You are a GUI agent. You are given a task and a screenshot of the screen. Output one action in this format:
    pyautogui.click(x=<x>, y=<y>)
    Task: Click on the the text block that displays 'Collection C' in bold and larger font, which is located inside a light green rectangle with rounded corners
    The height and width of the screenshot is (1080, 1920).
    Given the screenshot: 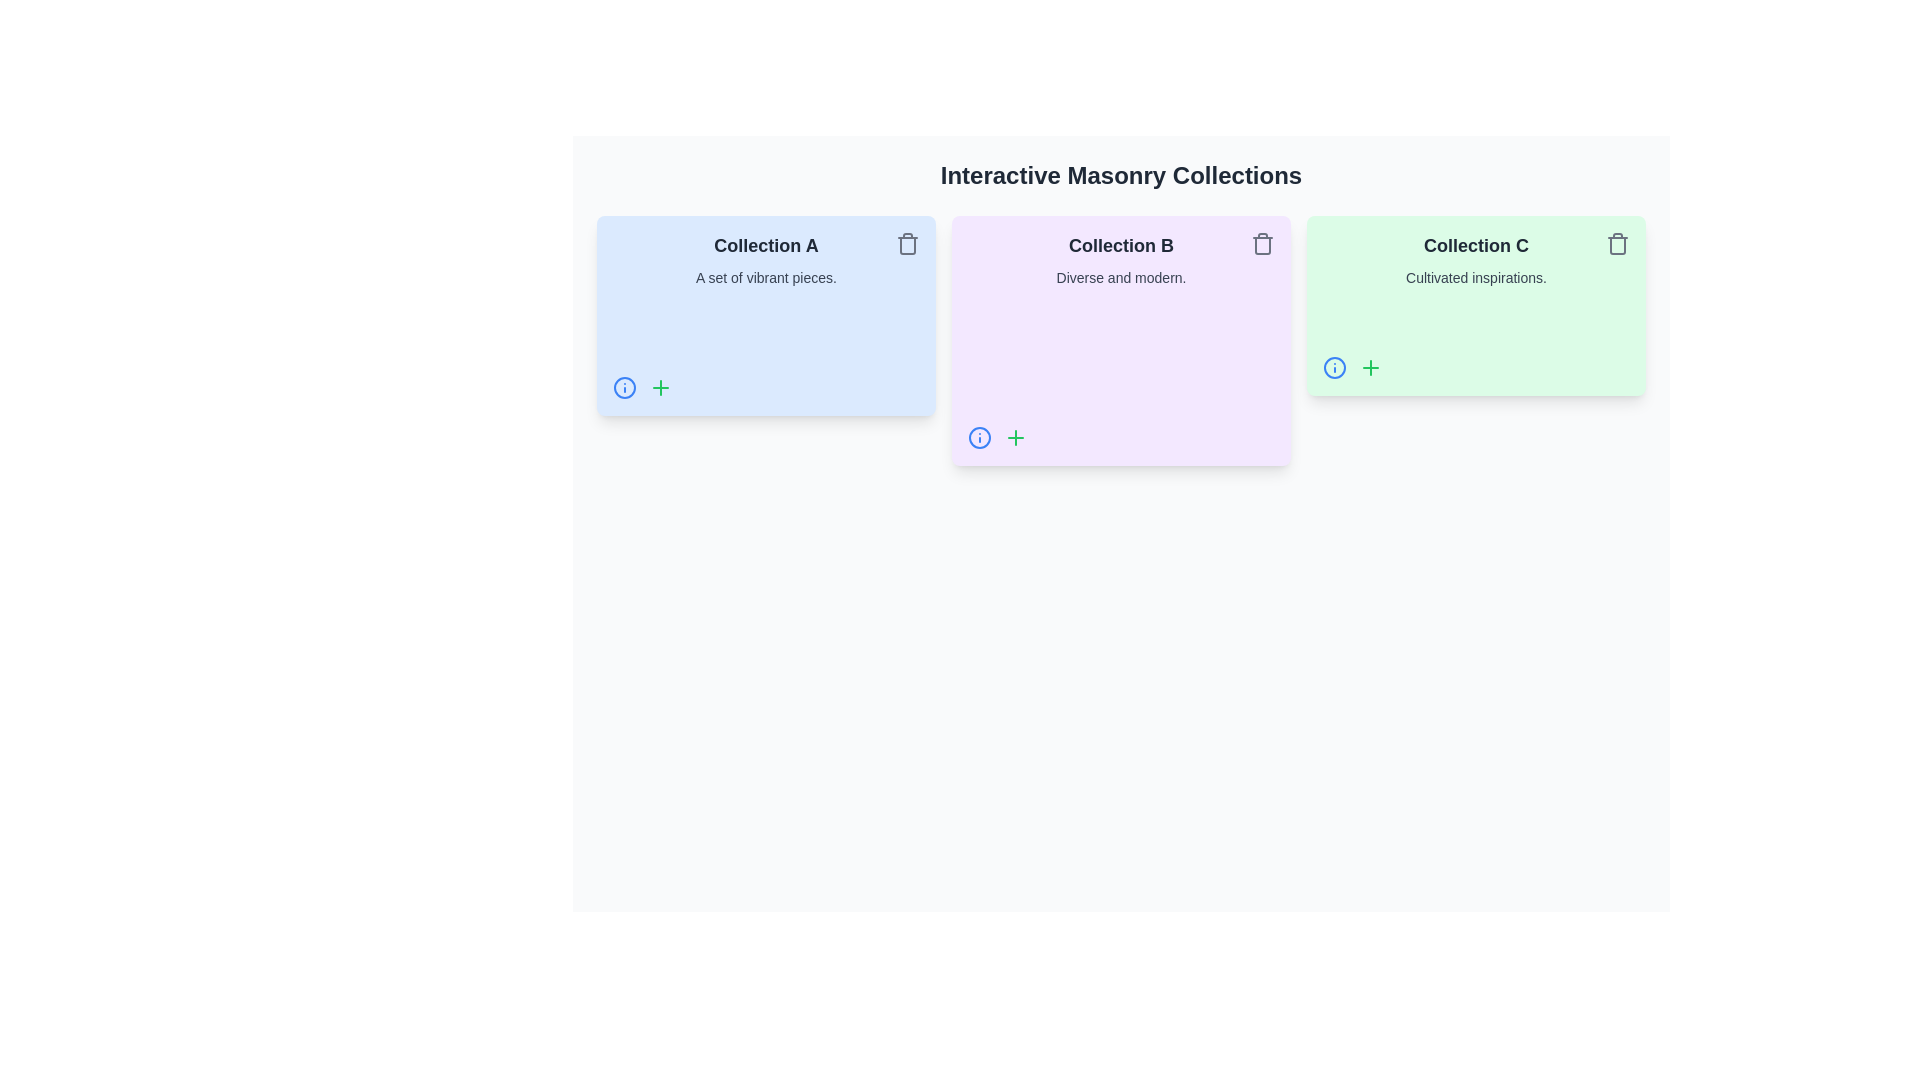 What is the action you would take?
    pyautogui.click(x=1476, y=258)
    